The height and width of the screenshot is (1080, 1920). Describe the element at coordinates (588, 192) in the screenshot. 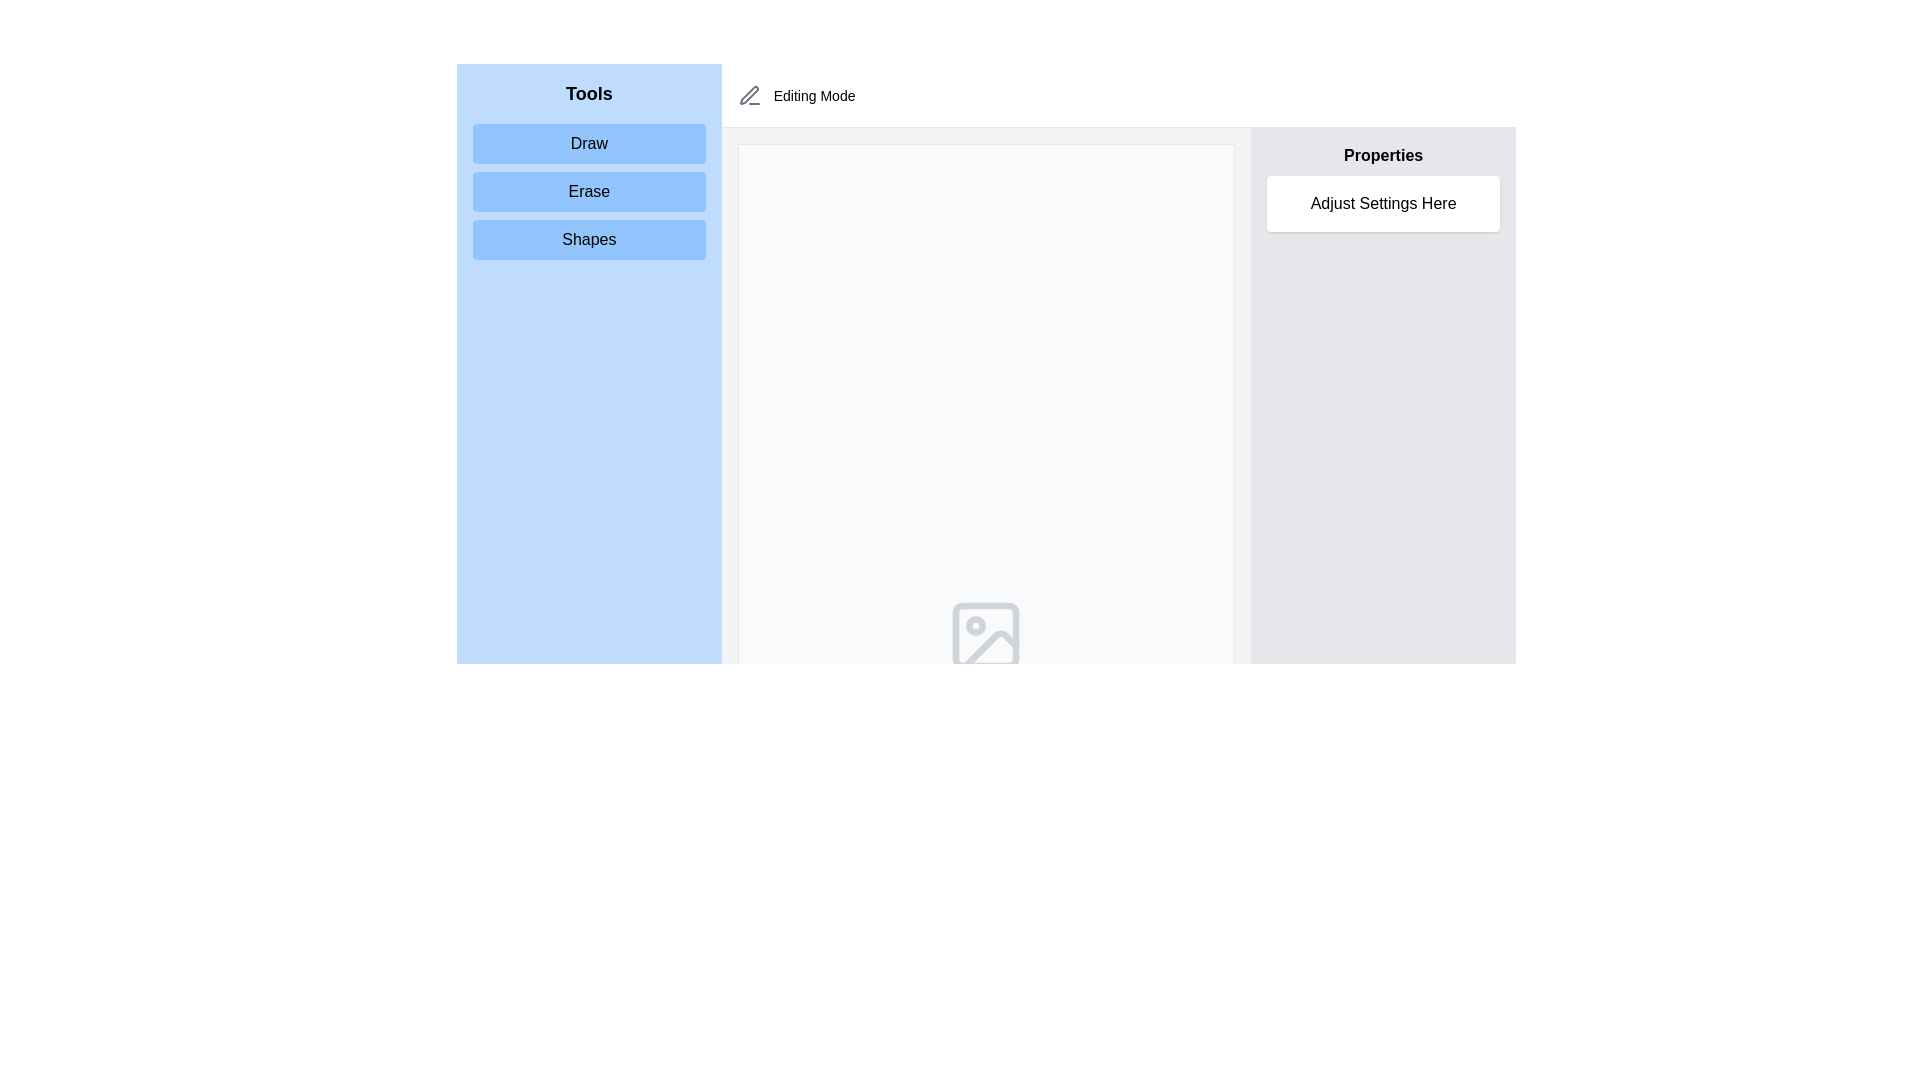

I see `the 'Erase' button located below the 'Tools' heading and above the 'Shapes' button` at that location.